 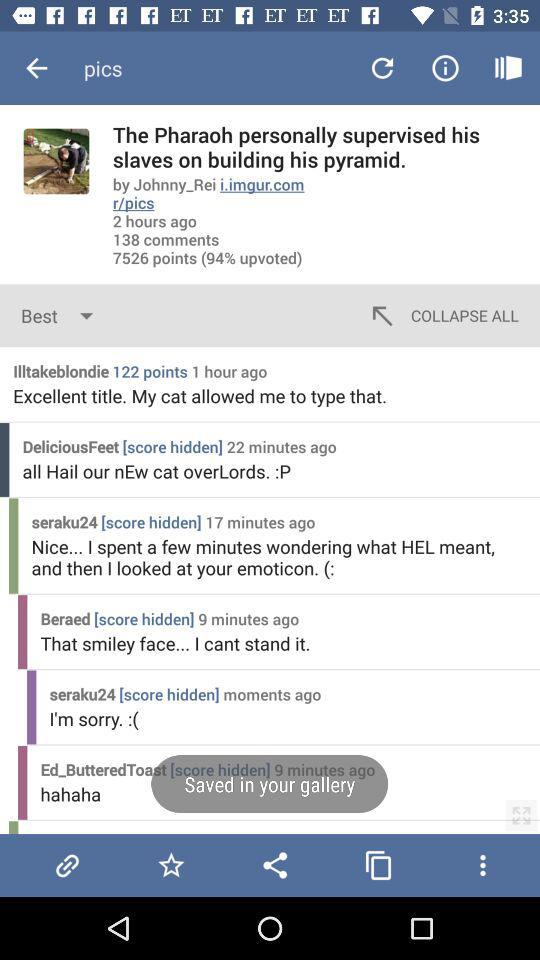 I want to click on more options, so click(x=481, y=864).